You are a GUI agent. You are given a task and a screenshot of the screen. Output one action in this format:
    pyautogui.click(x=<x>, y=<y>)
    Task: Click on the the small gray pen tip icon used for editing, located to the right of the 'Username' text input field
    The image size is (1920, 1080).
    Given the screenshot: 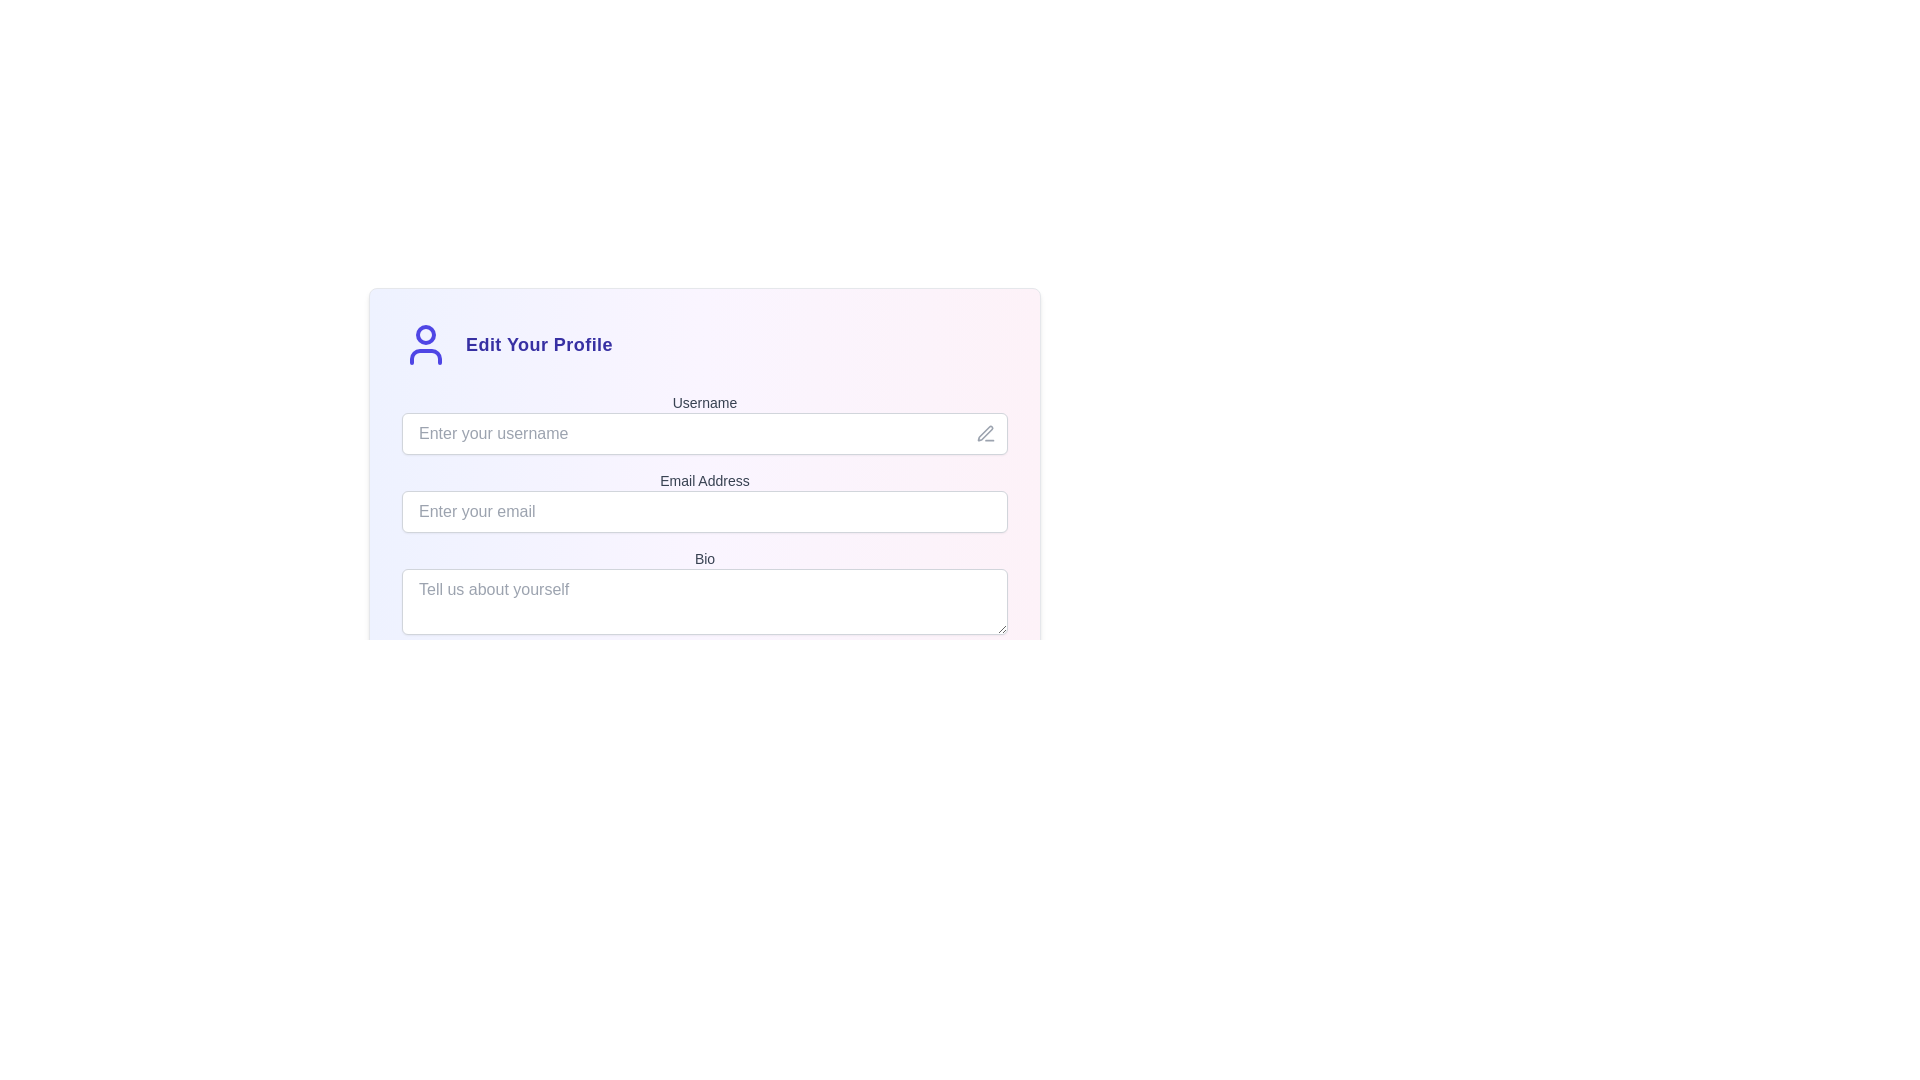 What is the action you would take?
    pyautogui.click(x=985, y=433)
    